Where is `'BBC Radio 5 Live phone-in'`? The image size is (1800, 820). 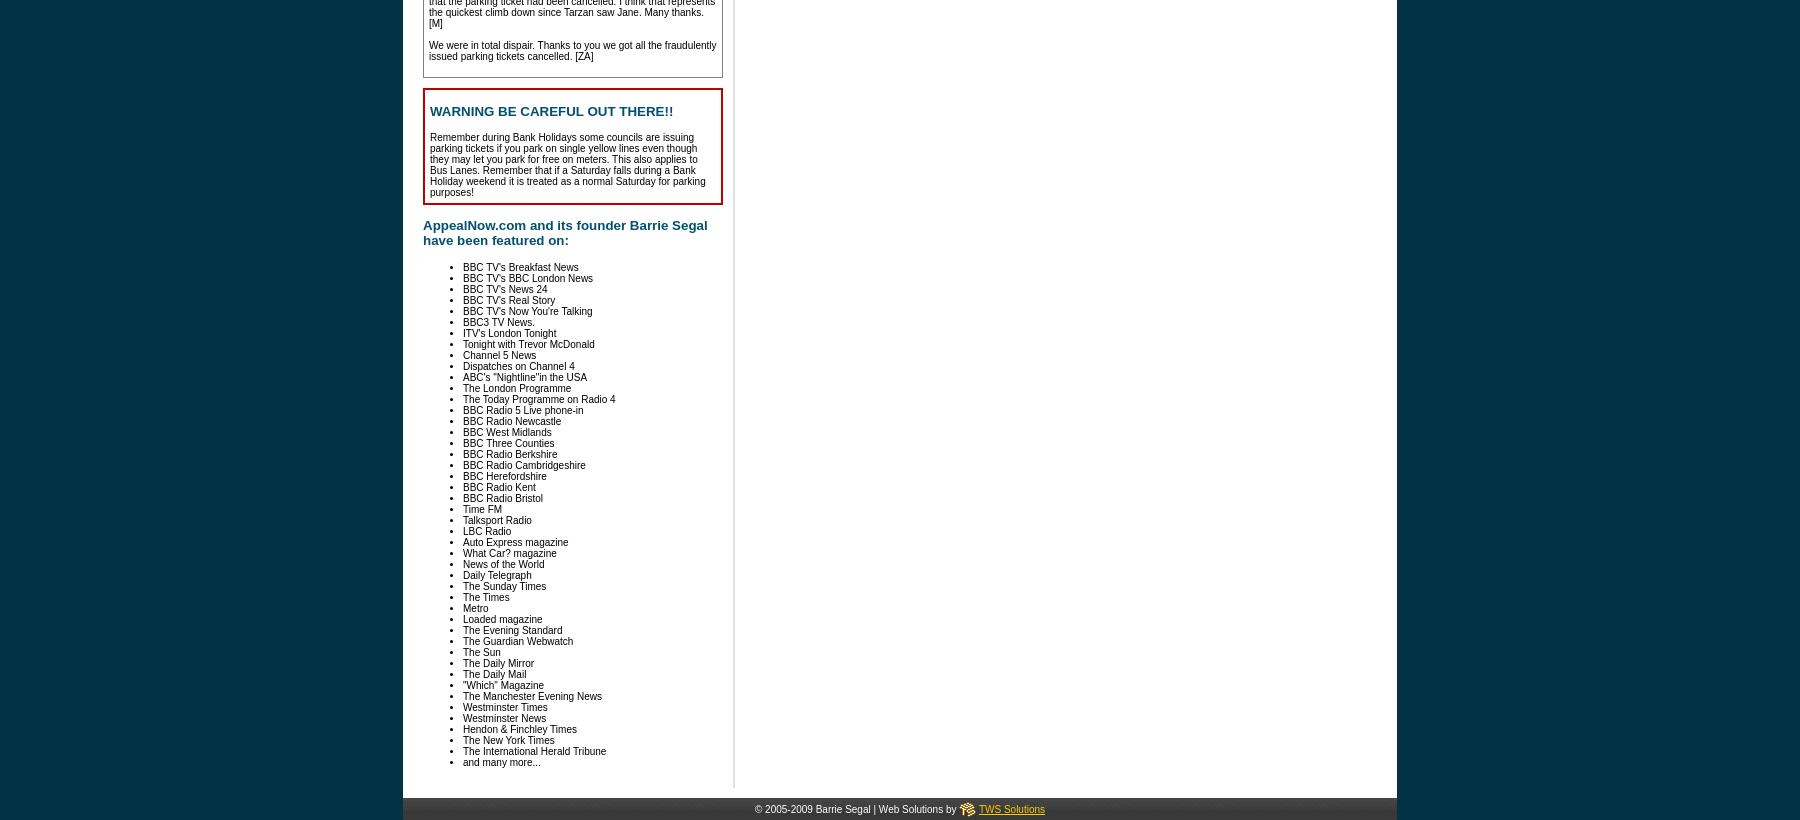
'BBC Radio 5 Live phone-in' is located at coordinates (522, 409).